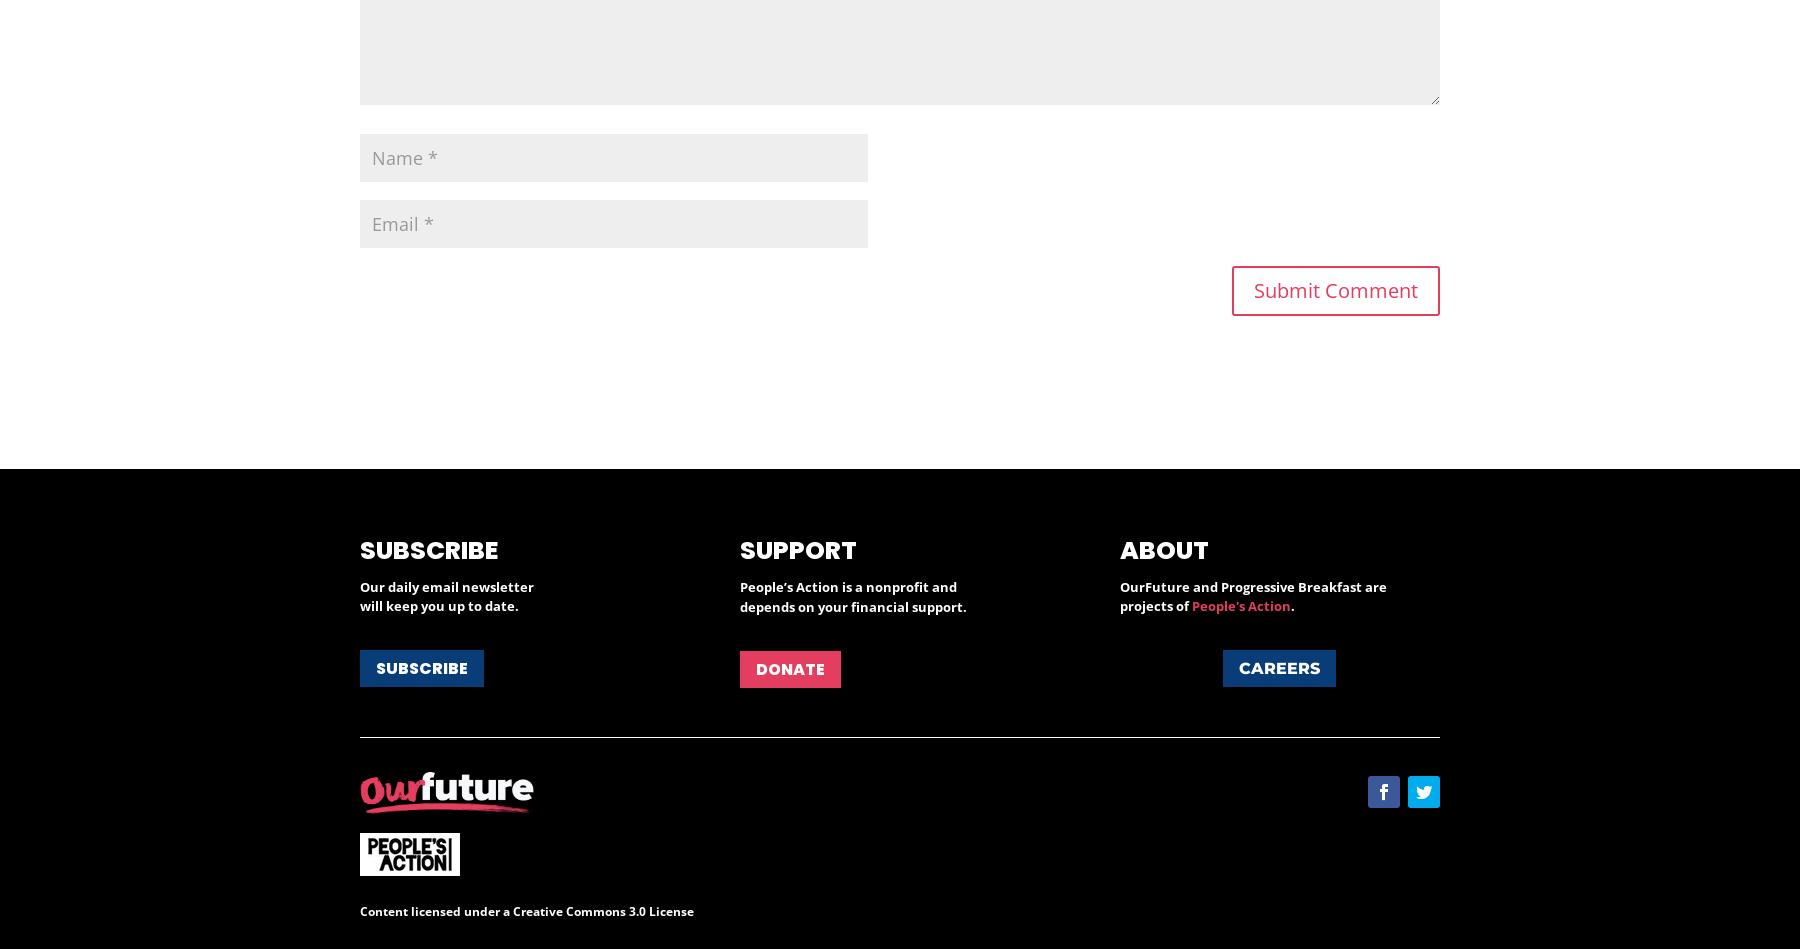 The image size is (1800, 949). What do you see at coordinates (1252, 596) in the screenshot?
I see `'OurFuture and Progressive Breakfast are projects of'` at bounding box center [1252, 596].